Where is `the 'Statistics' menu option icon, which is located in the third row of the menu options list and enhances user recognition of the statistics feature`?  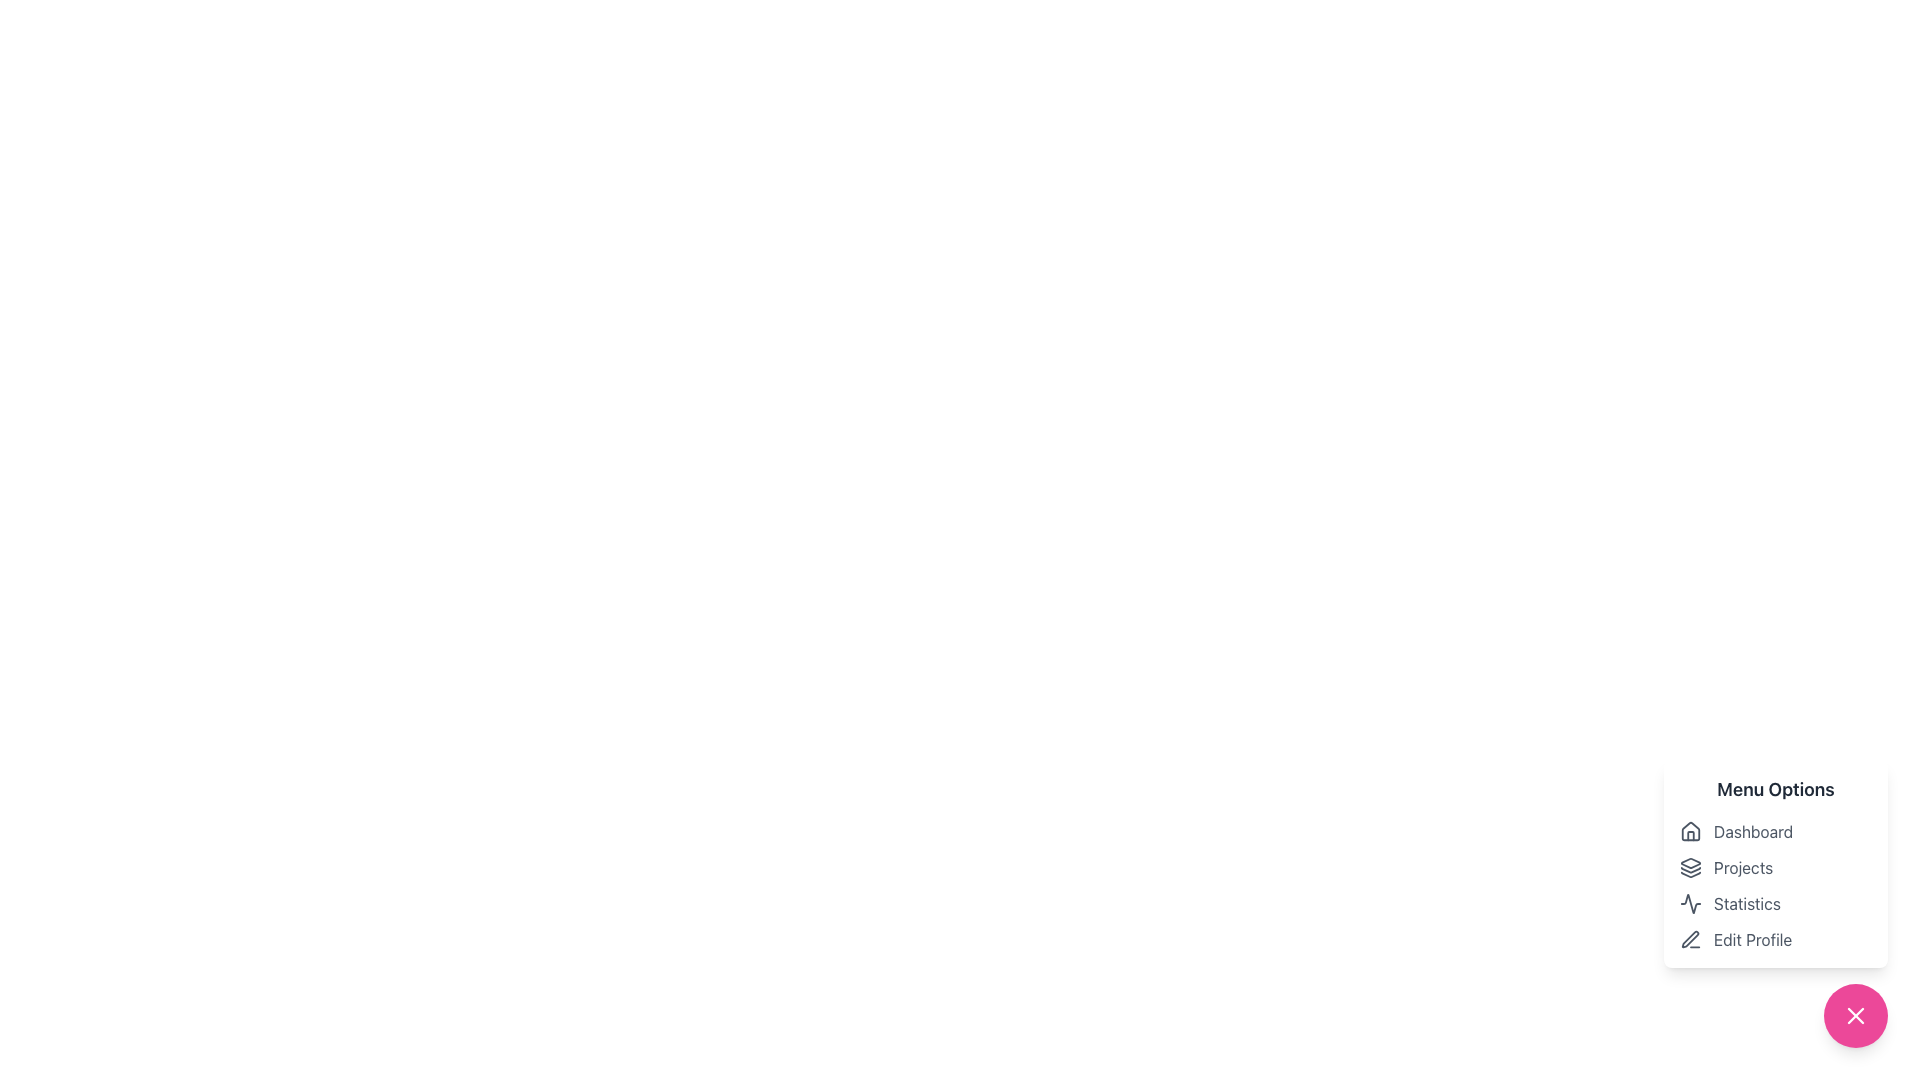 the 'Statistics' menu option icon, which is located in the third row of the menu options list and enhances user recognition of the statistics feature is located at coordinates (1689, 903).